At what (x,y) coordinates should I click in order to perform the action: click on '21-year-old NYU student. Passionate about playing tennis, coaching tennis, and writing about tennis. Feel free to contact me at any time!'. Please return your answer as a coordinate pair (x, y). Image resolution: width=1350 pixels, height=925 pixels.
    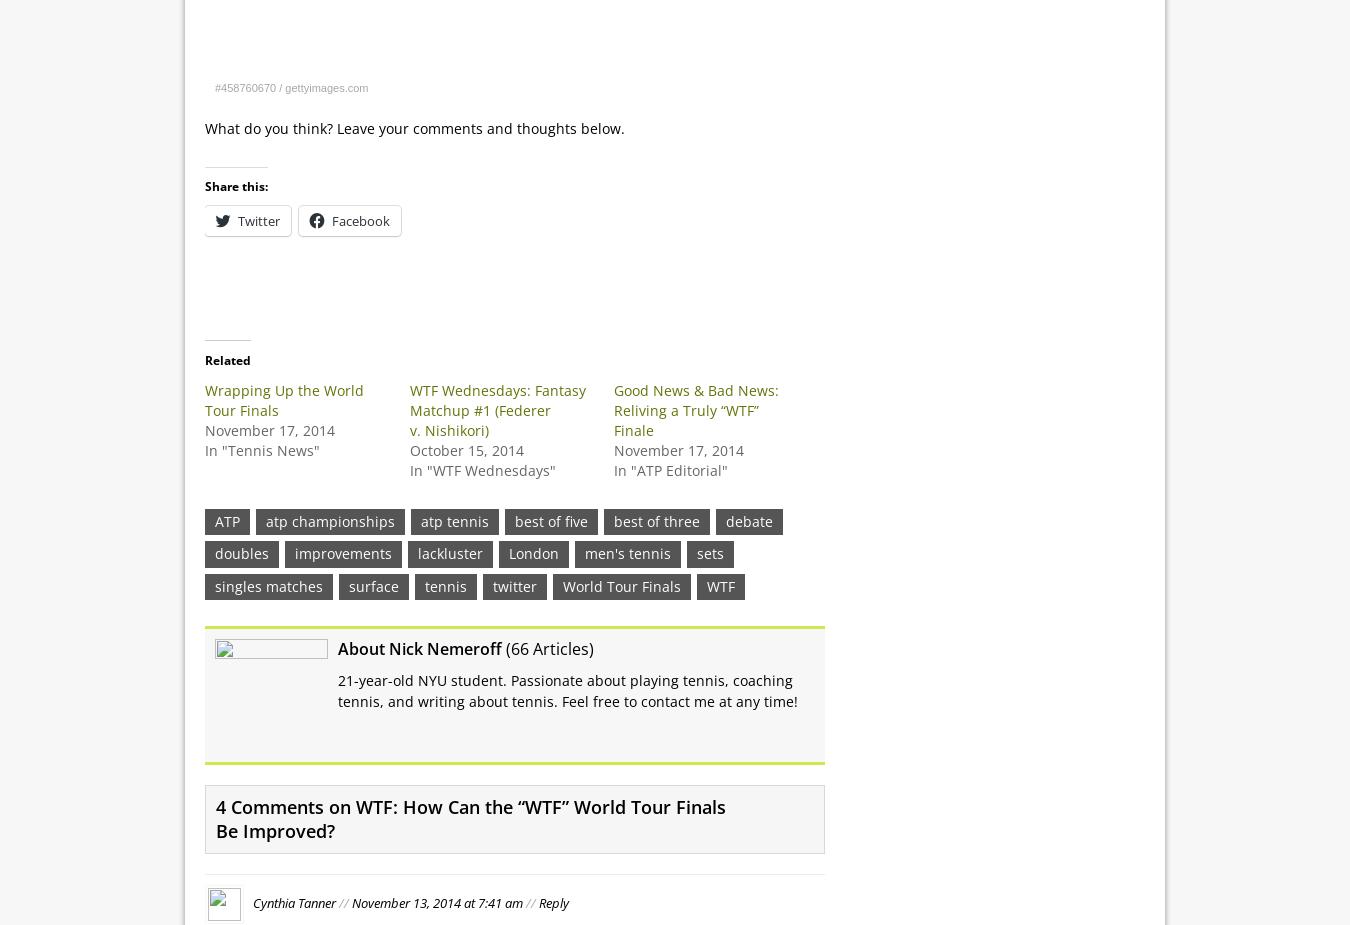
    Looking at the image, I should click on (338, 690).